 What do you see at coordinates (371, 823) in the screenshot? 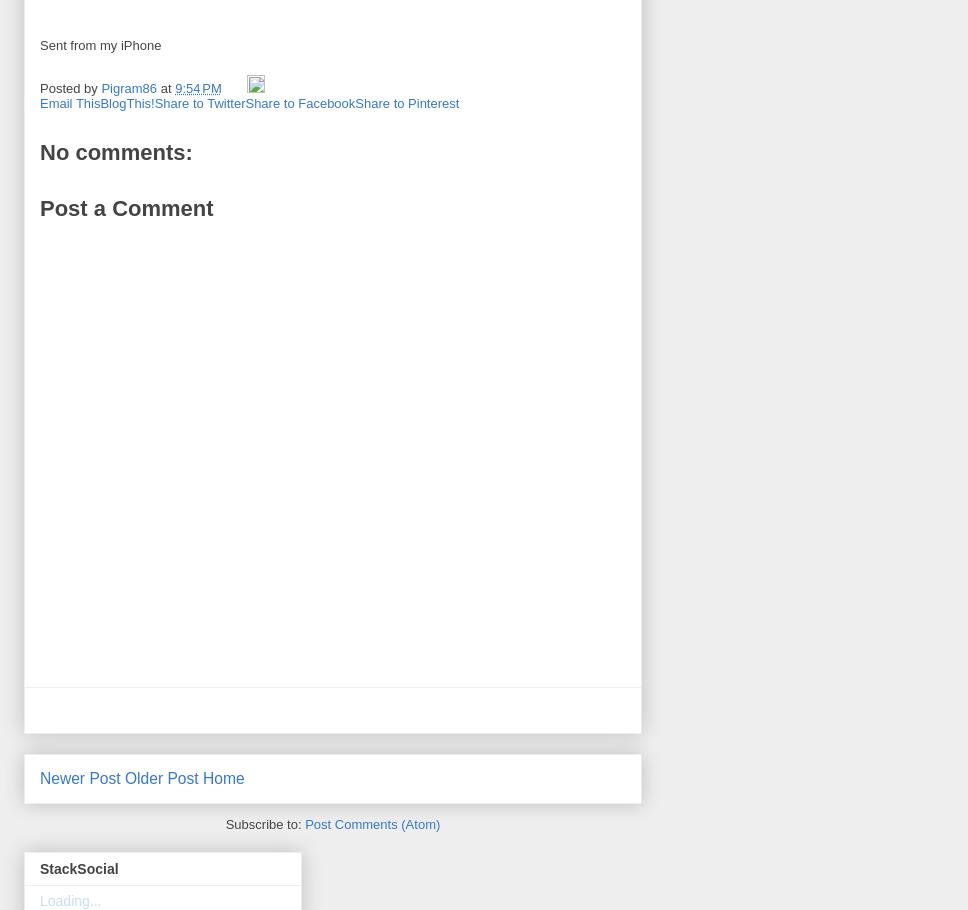
I see `'Post Comments (Atom)'` at bounding box center [371, 823].